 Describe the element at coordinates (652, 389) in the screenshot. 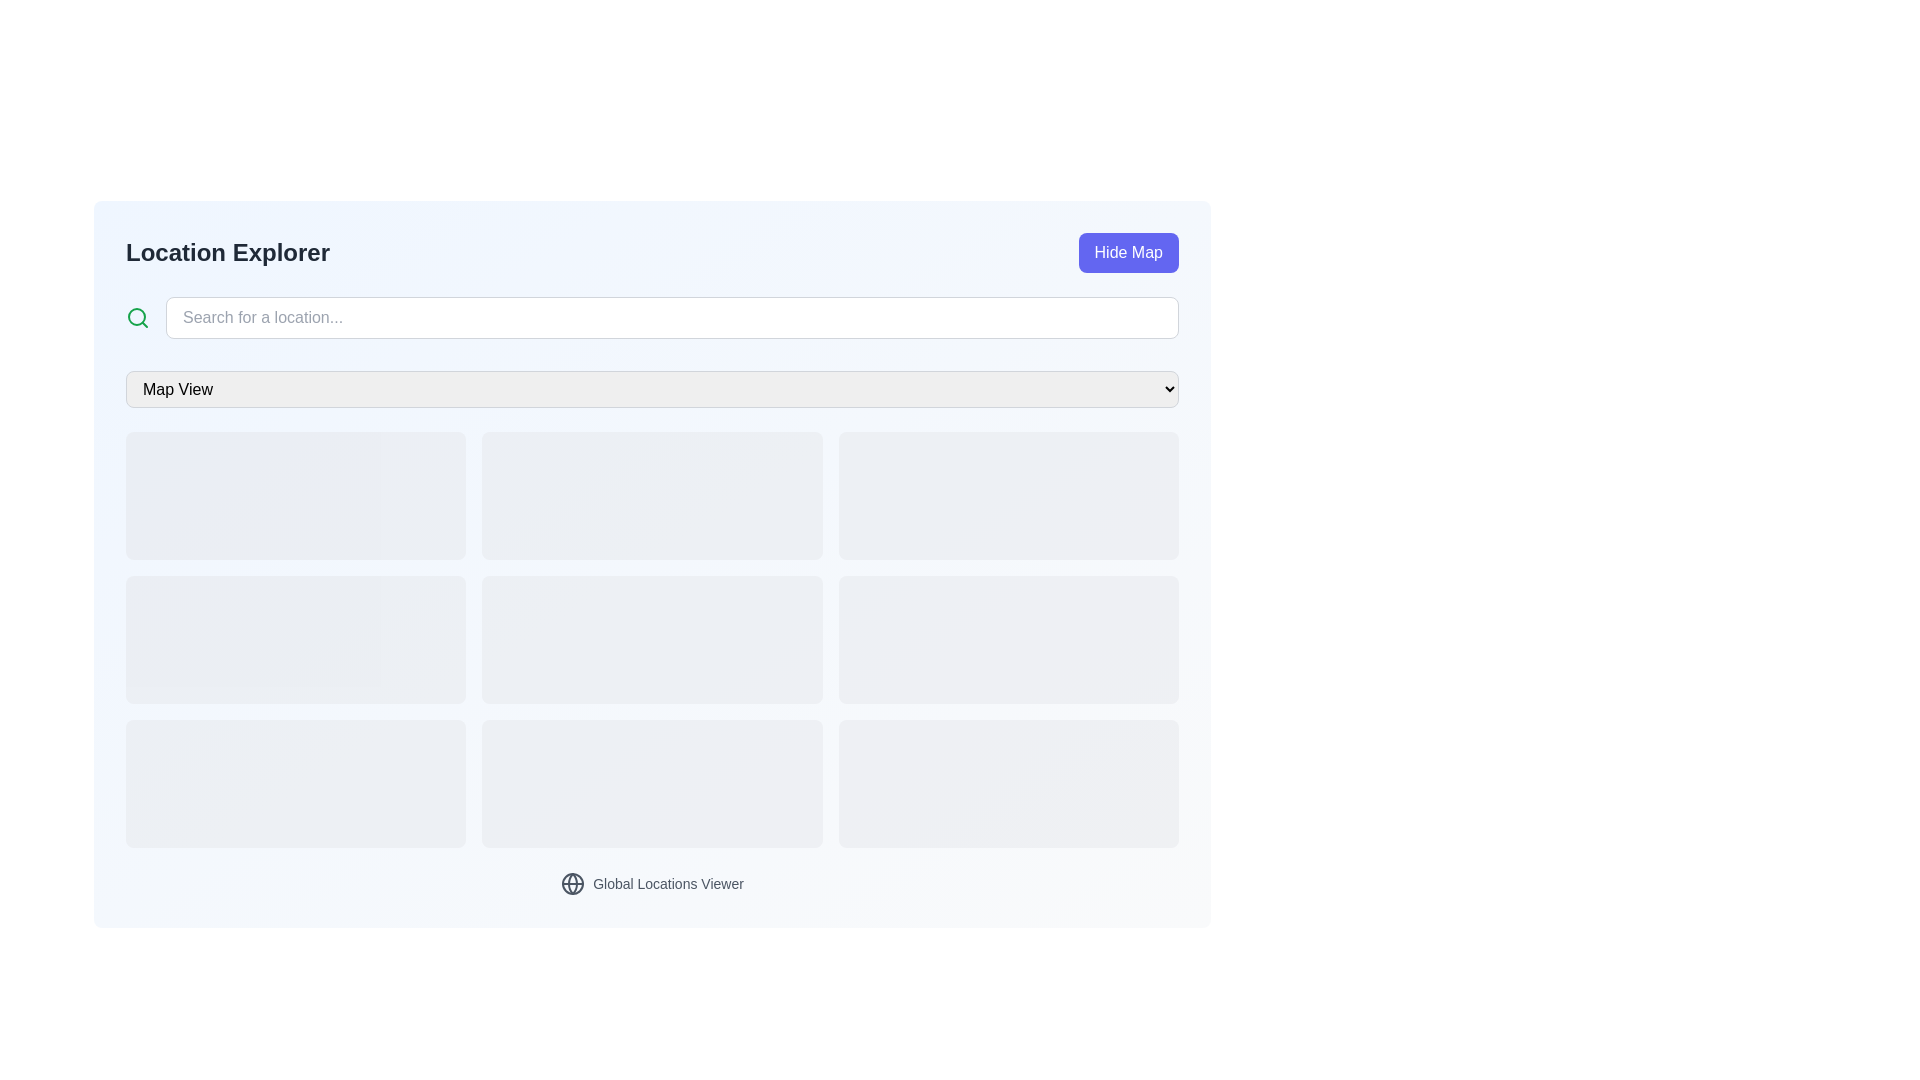

I see `the Dropdown menu located beneath the search bar` at that location.